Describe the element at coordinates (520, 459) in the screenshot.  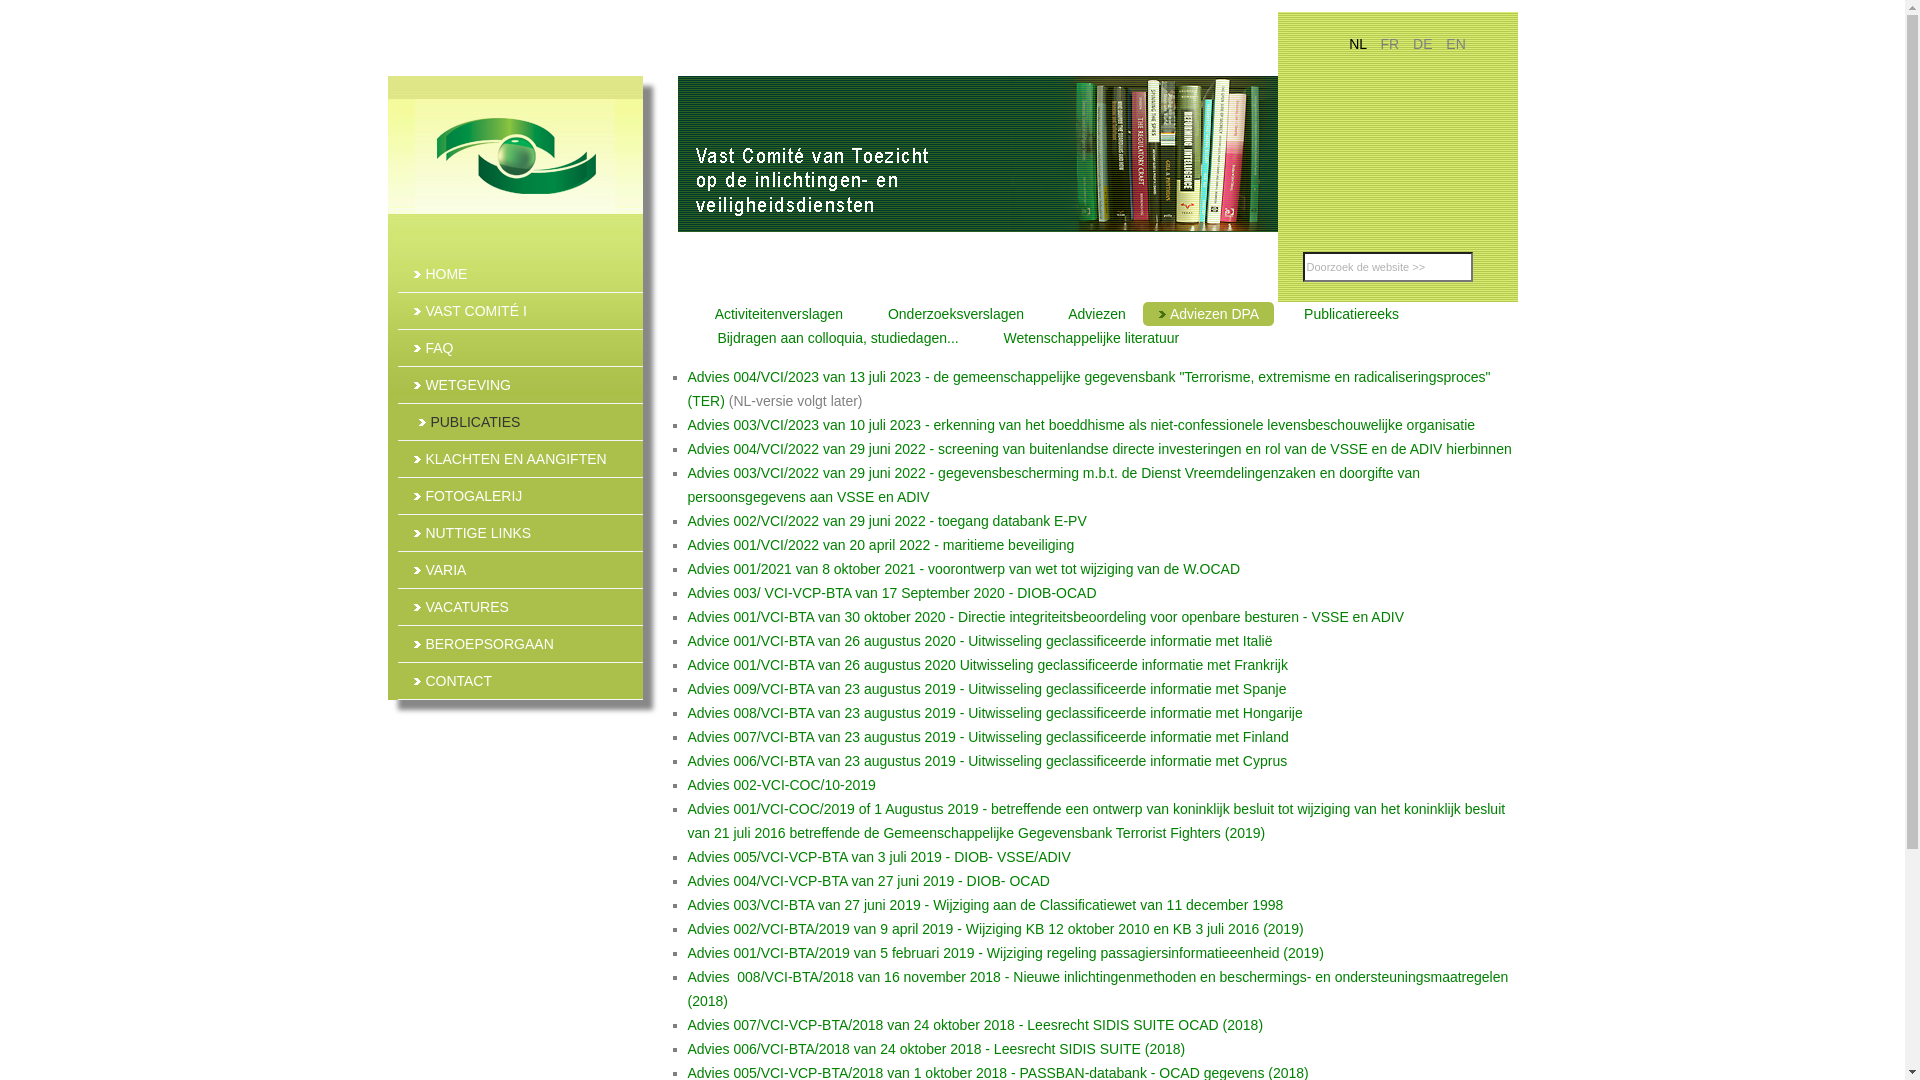
I see `'KLACHTEN EN AANGIFTEN'` at that location.